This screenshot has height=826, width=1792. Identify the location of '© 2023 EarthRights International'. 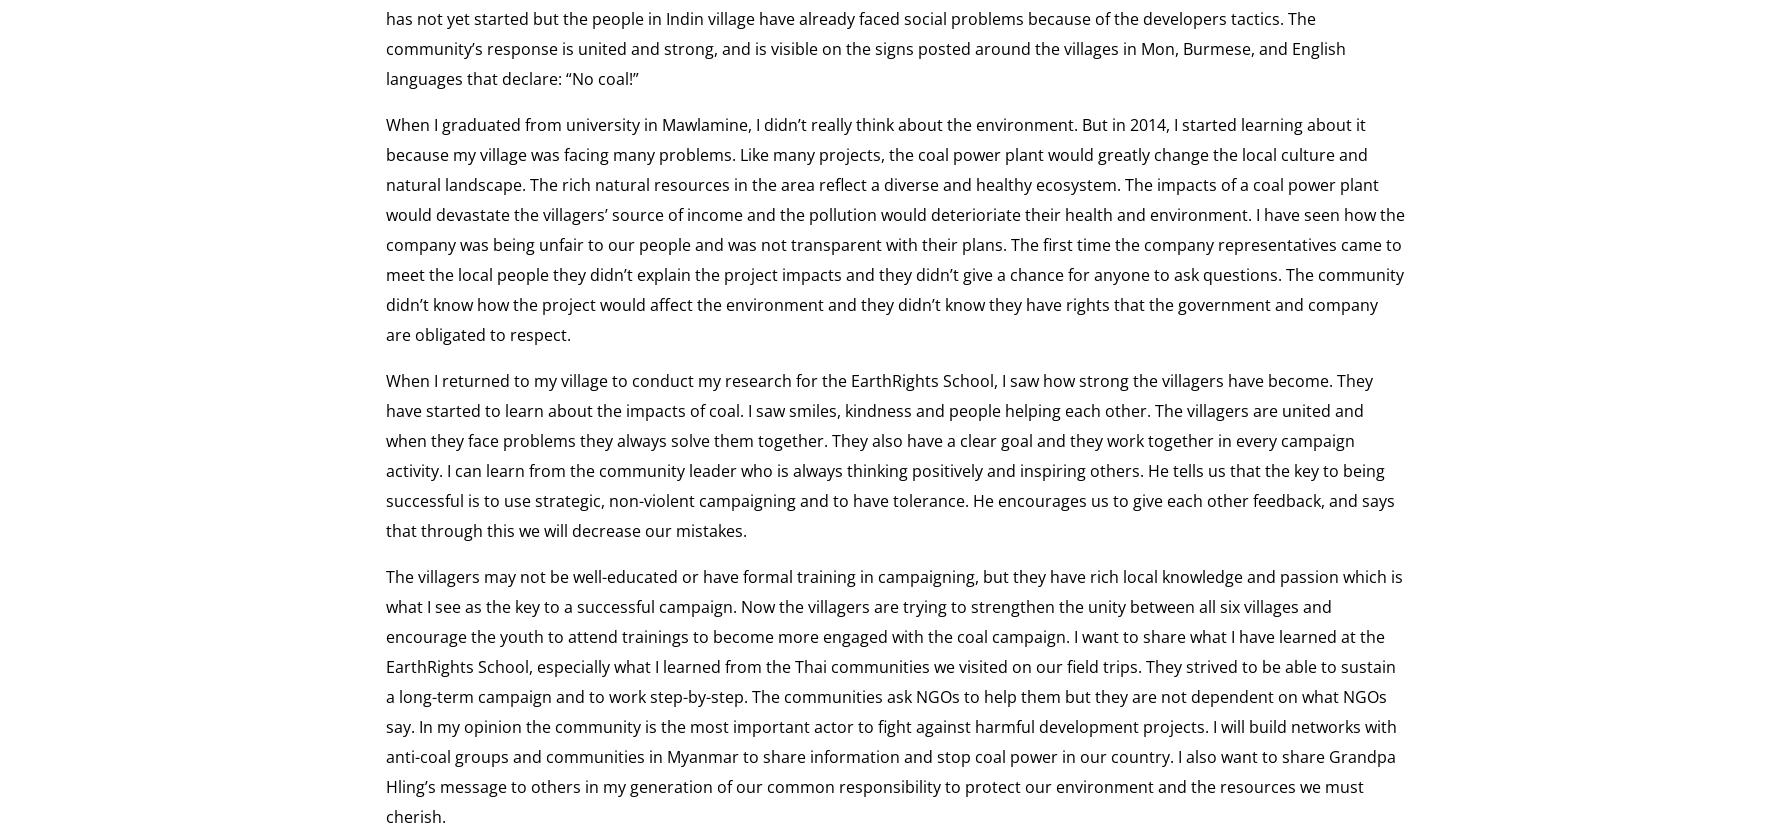
(158, 240).